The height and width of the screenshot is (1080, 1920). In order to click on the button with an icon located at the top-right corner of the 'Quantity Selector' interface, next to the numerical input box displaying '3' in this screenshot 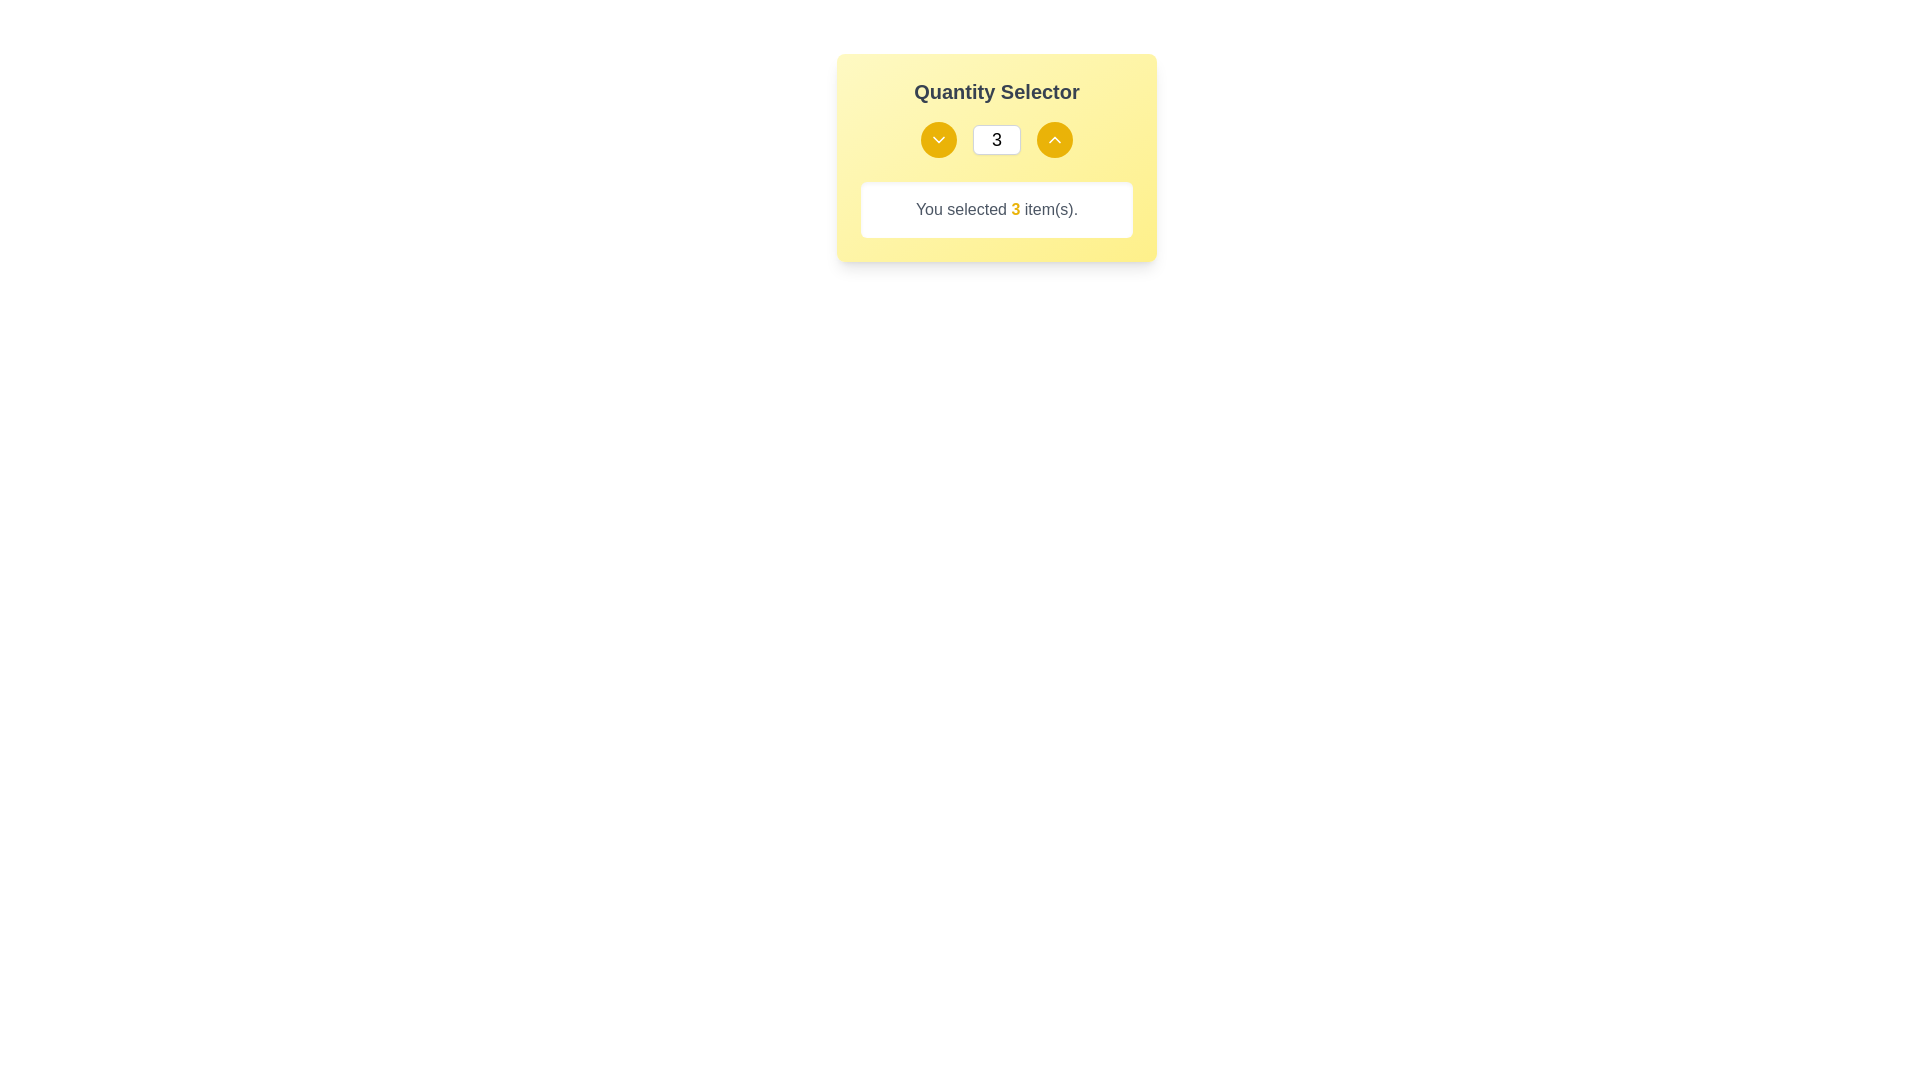, I will do `click(1054, 138)`.